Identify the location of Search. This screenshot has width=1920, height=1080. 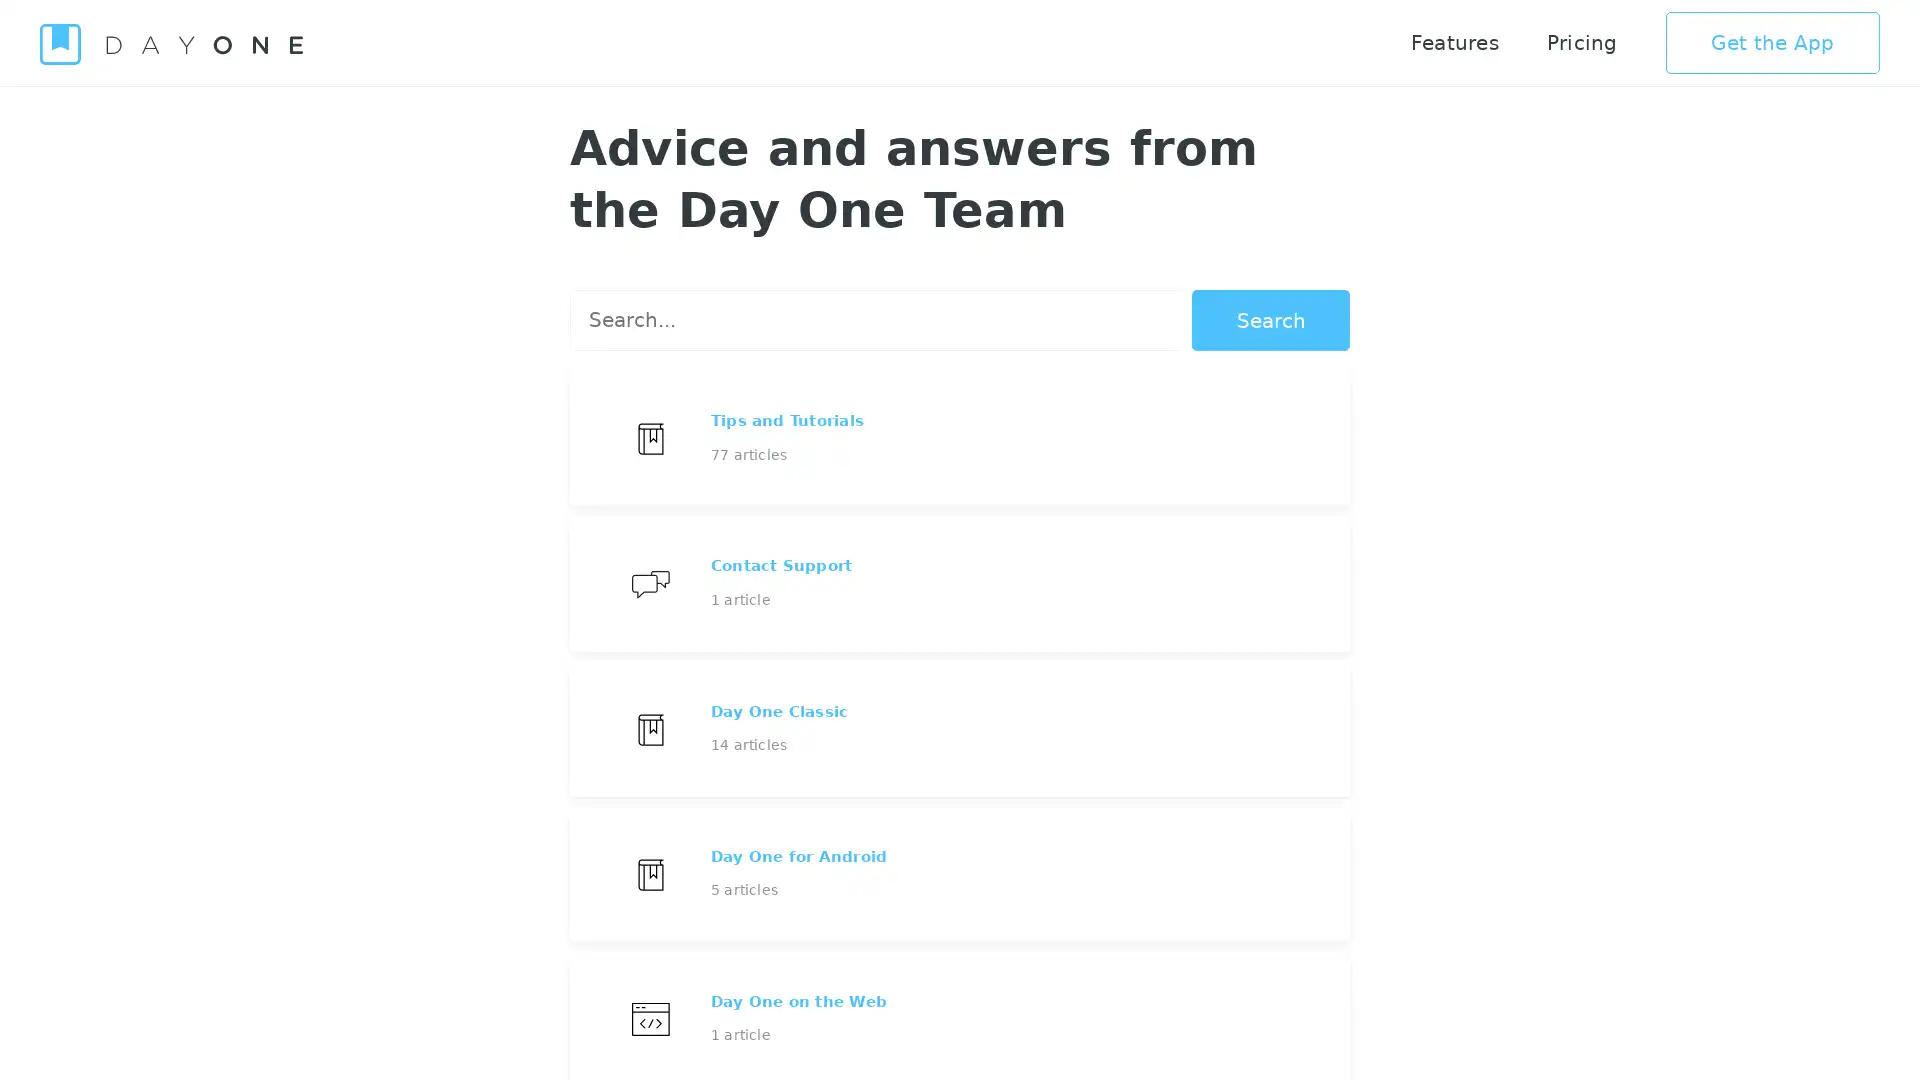
(1270, 319).